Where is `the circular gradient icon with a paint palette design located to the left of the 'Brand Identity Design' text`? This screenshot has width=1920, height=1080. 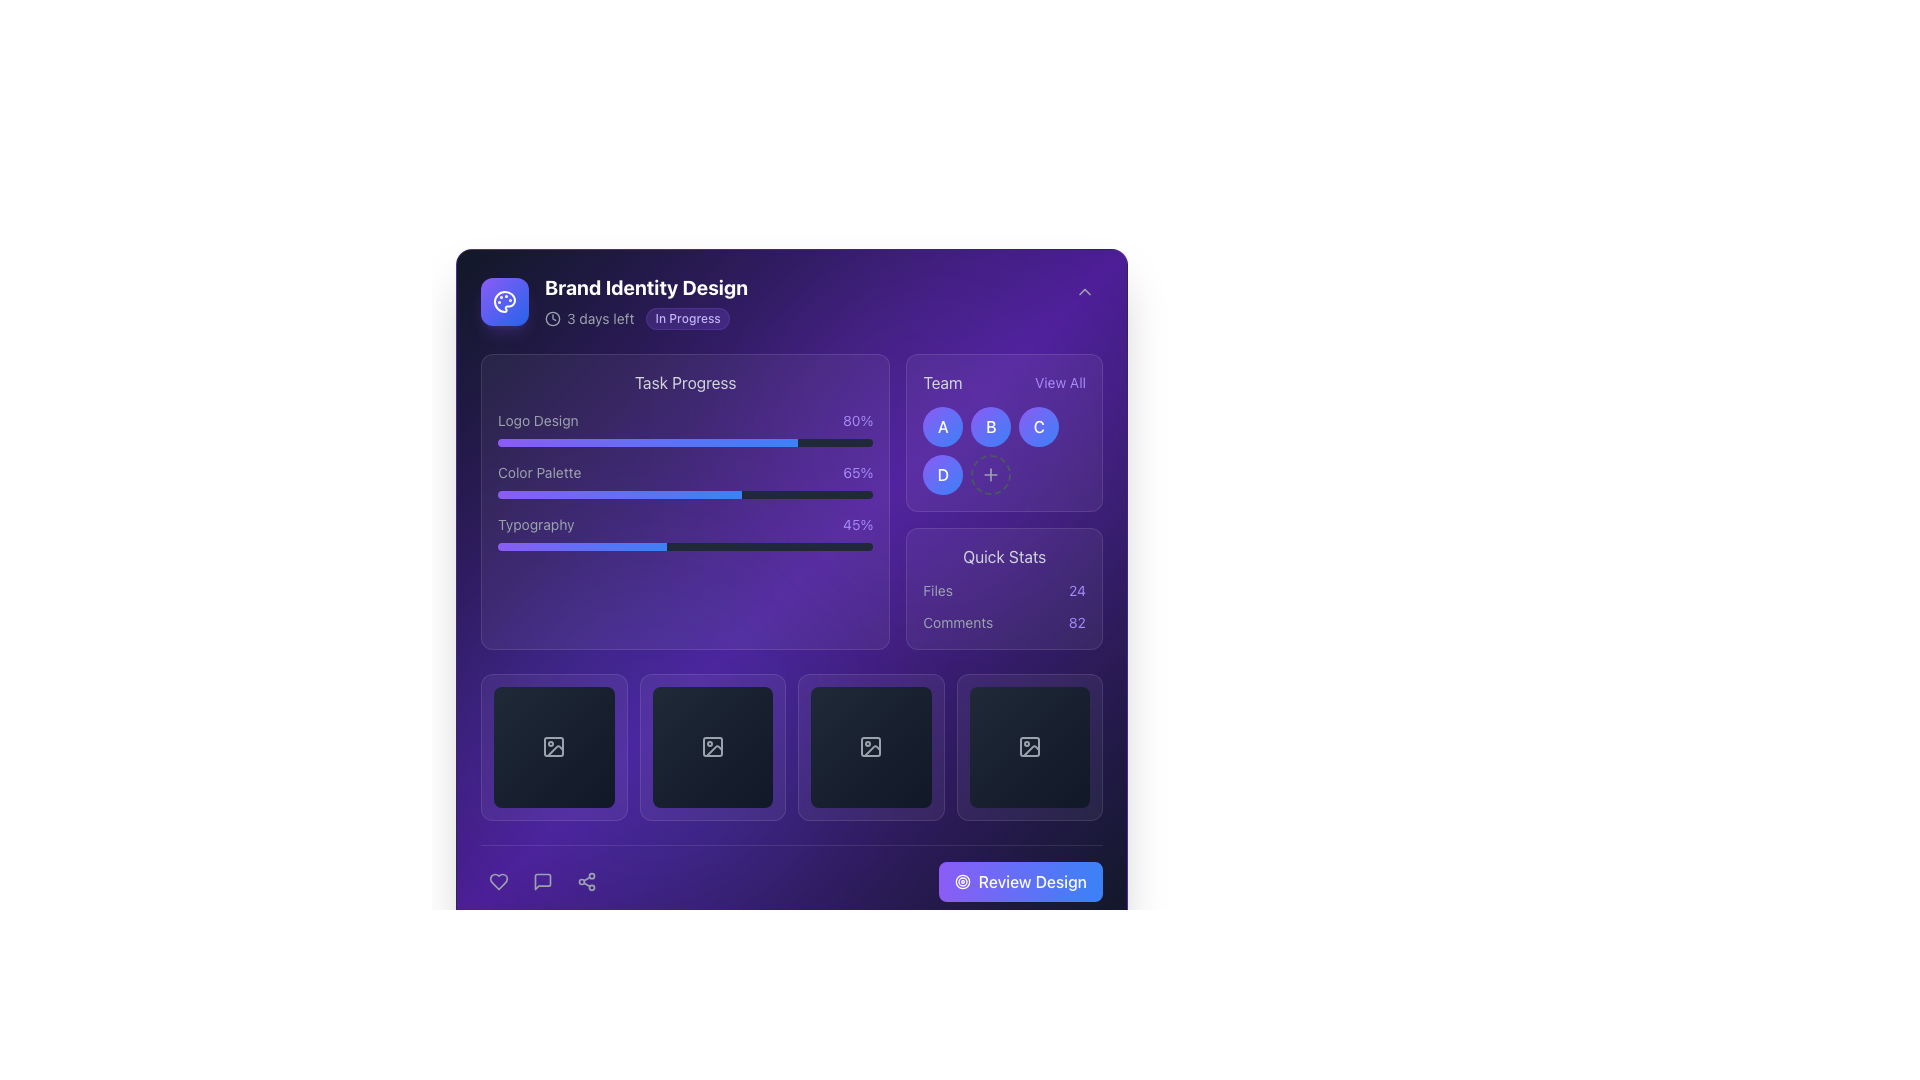 the circular gradient icon with a paint palette design located to the left of the 'Brand Identity Design' text is located at coordinates (504, 301).